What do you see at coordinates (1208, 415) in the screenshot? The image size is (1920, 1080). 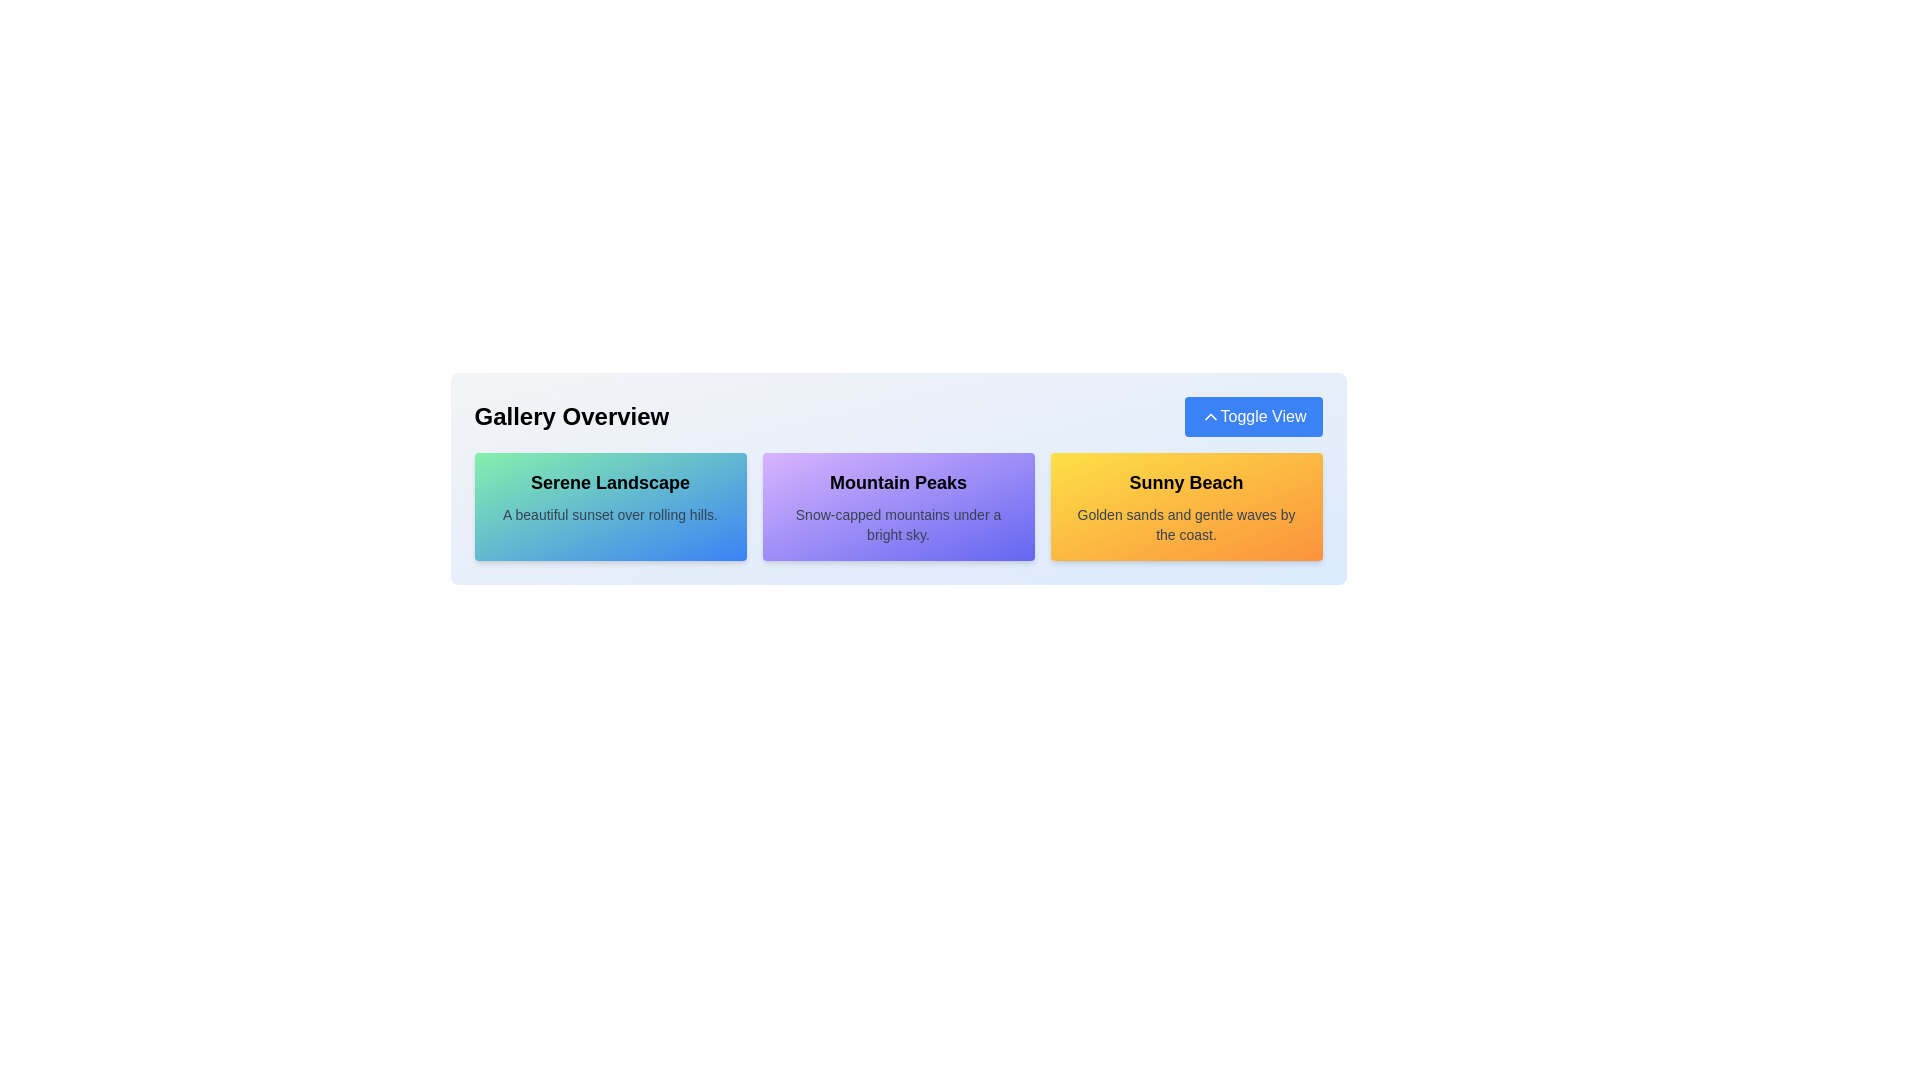 I see `the chevron-shaped marker within the 'Toggle View' button` at bounding box center [1208, 415].